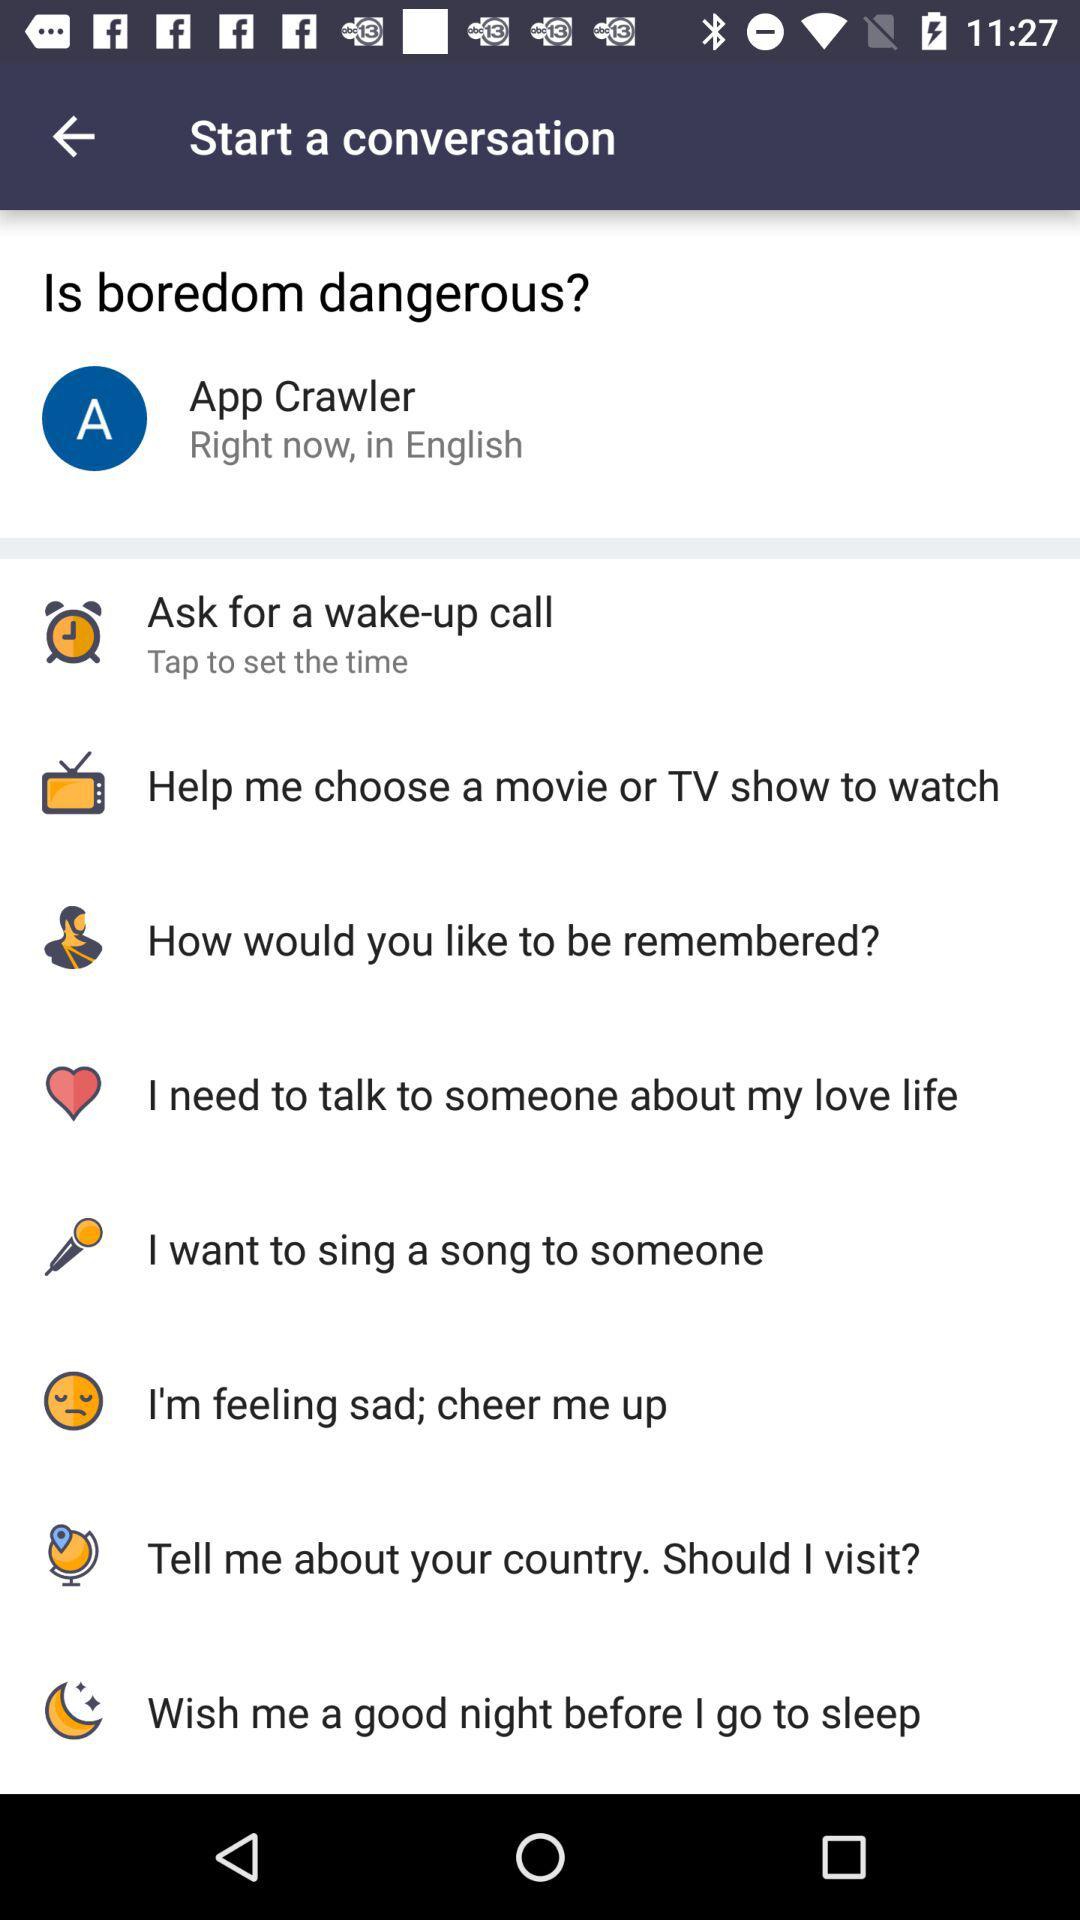 This screenshot has height=1920, width=1080. I want to click on icon below is boredom dangerous? item, so click(464, 442).